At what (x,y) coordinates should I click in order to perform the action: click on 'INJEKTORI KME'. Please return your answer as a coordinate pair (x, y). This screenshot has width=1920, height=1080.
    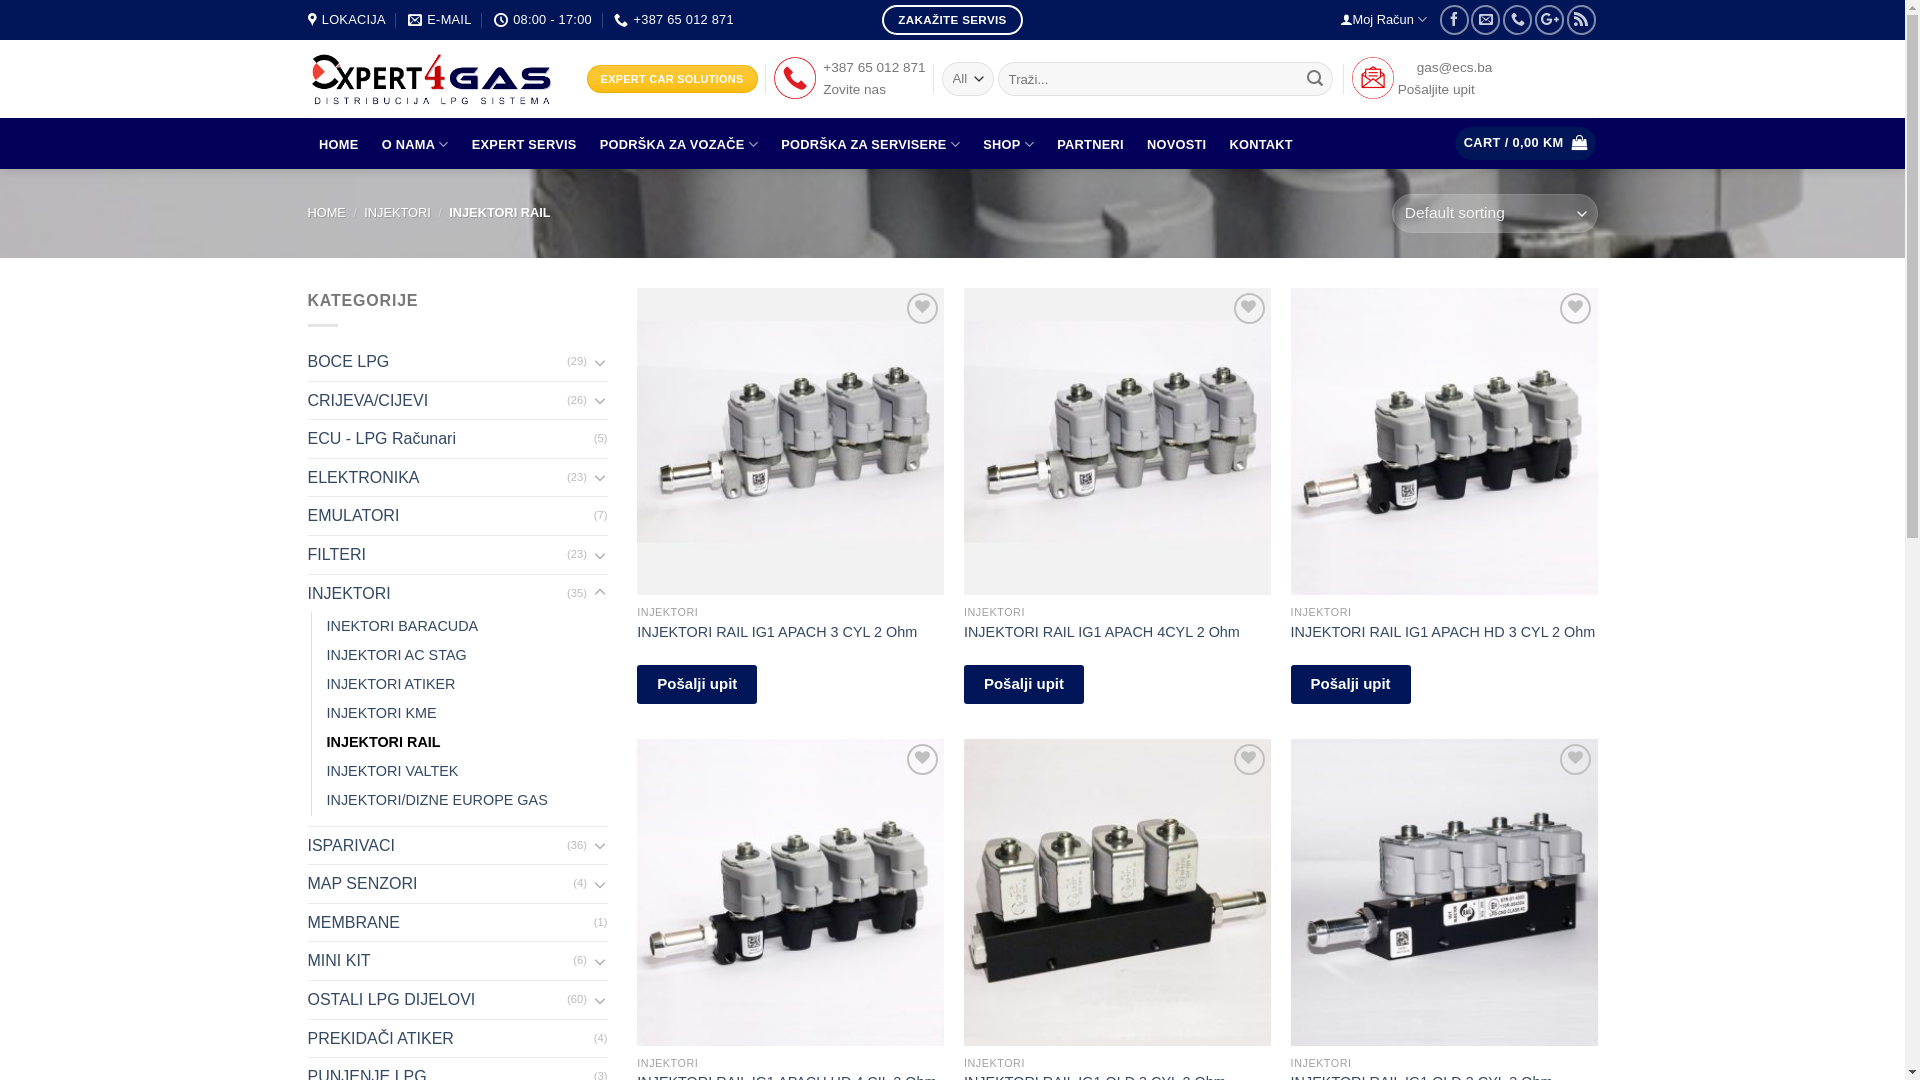
    Looking at the image, I should click on (380, 712).